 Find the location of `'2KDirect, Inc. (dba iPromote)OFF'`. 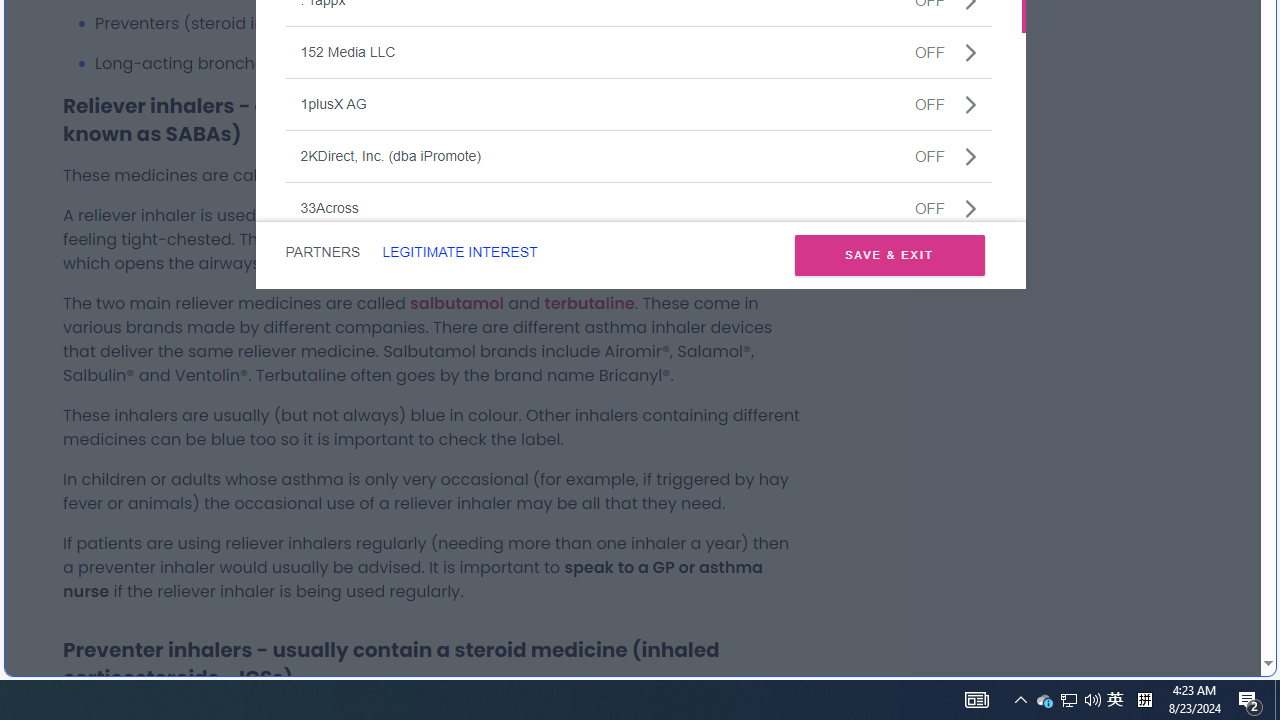

'2KDirect, Inc. (dba iPromote)OFF' is located at coordinates (637, 154).